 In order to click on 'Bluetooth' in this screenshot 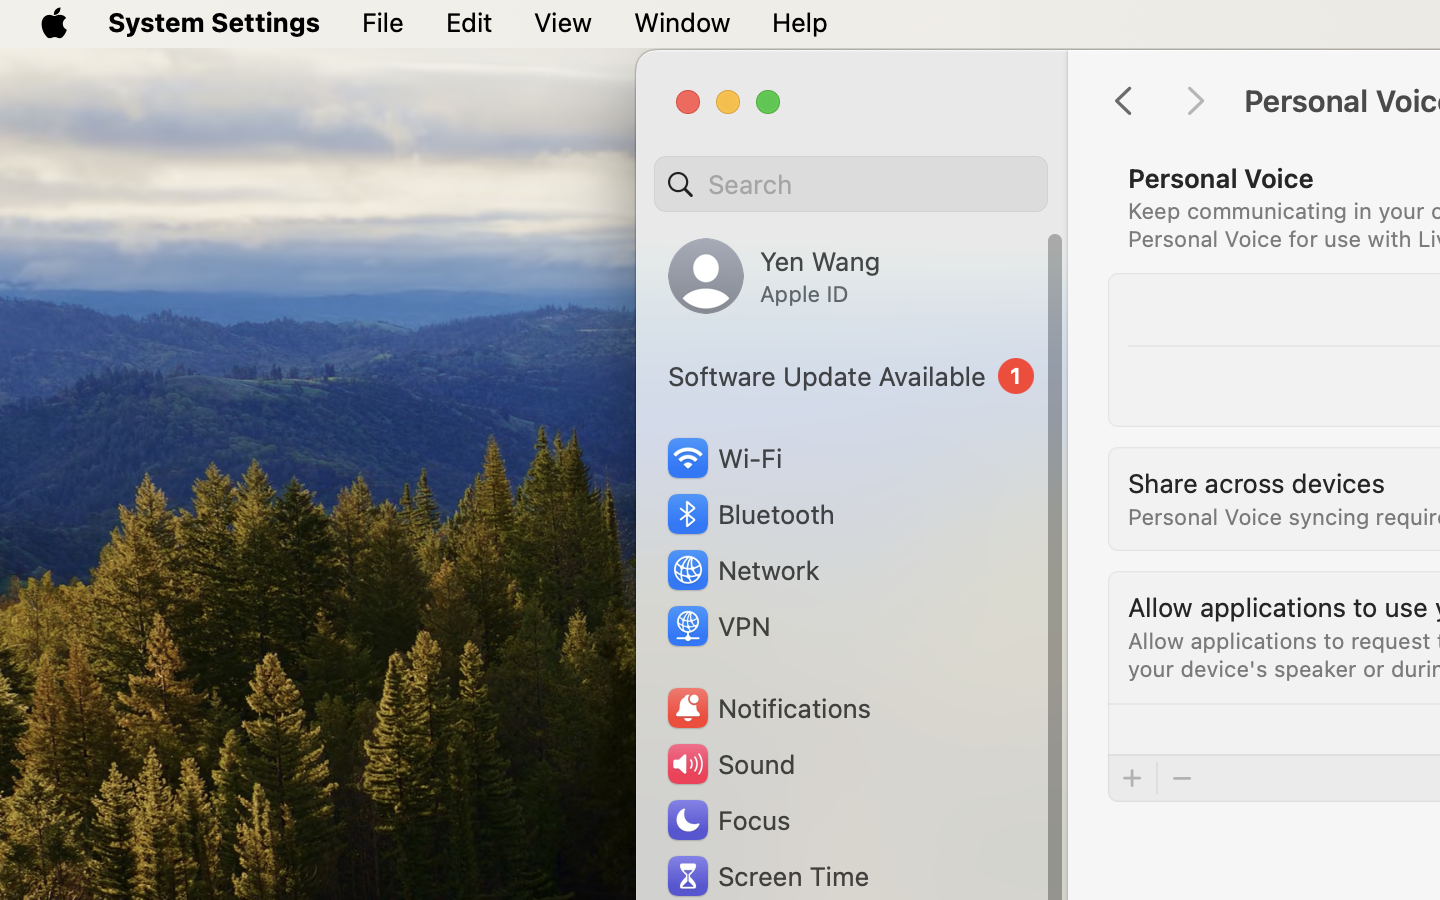, I will do `click(748, 512)`.